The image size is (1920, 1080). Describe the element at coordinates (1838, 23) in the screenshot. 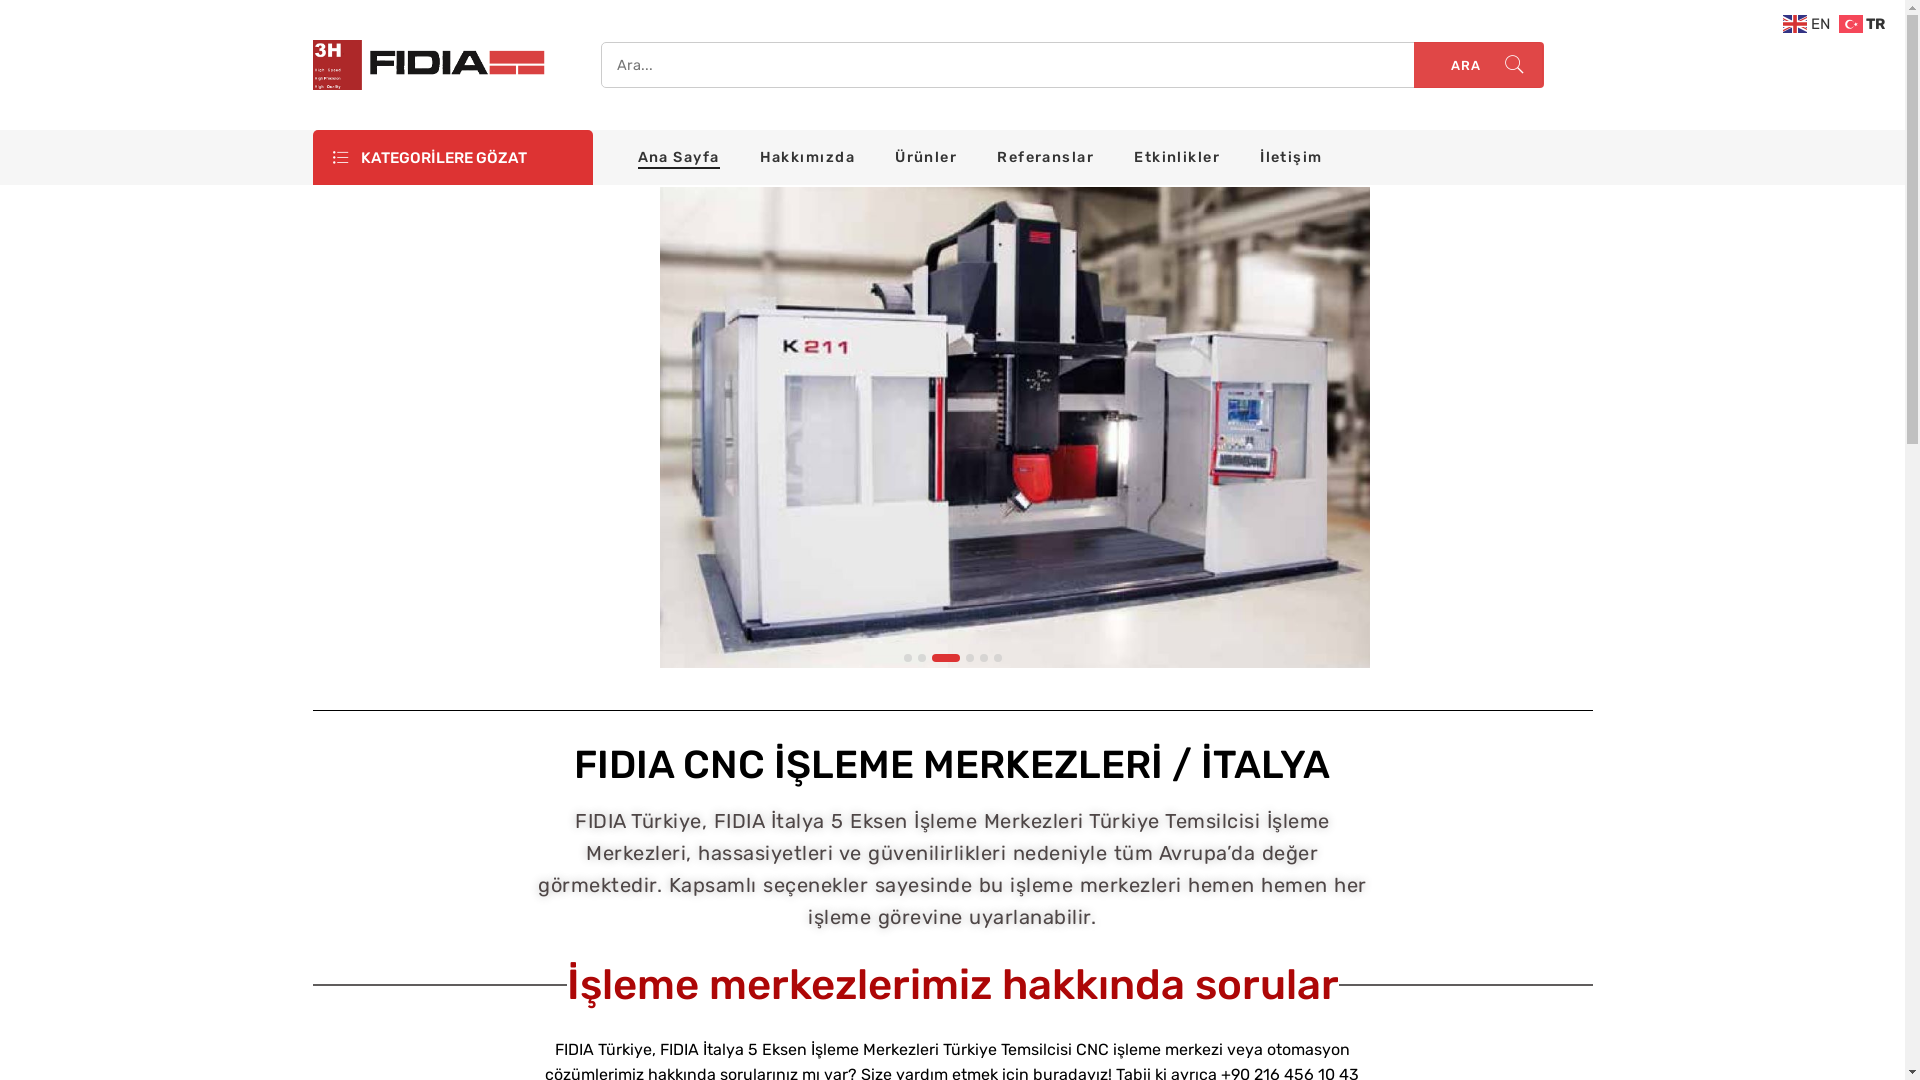

I see `'TR'` at that location.